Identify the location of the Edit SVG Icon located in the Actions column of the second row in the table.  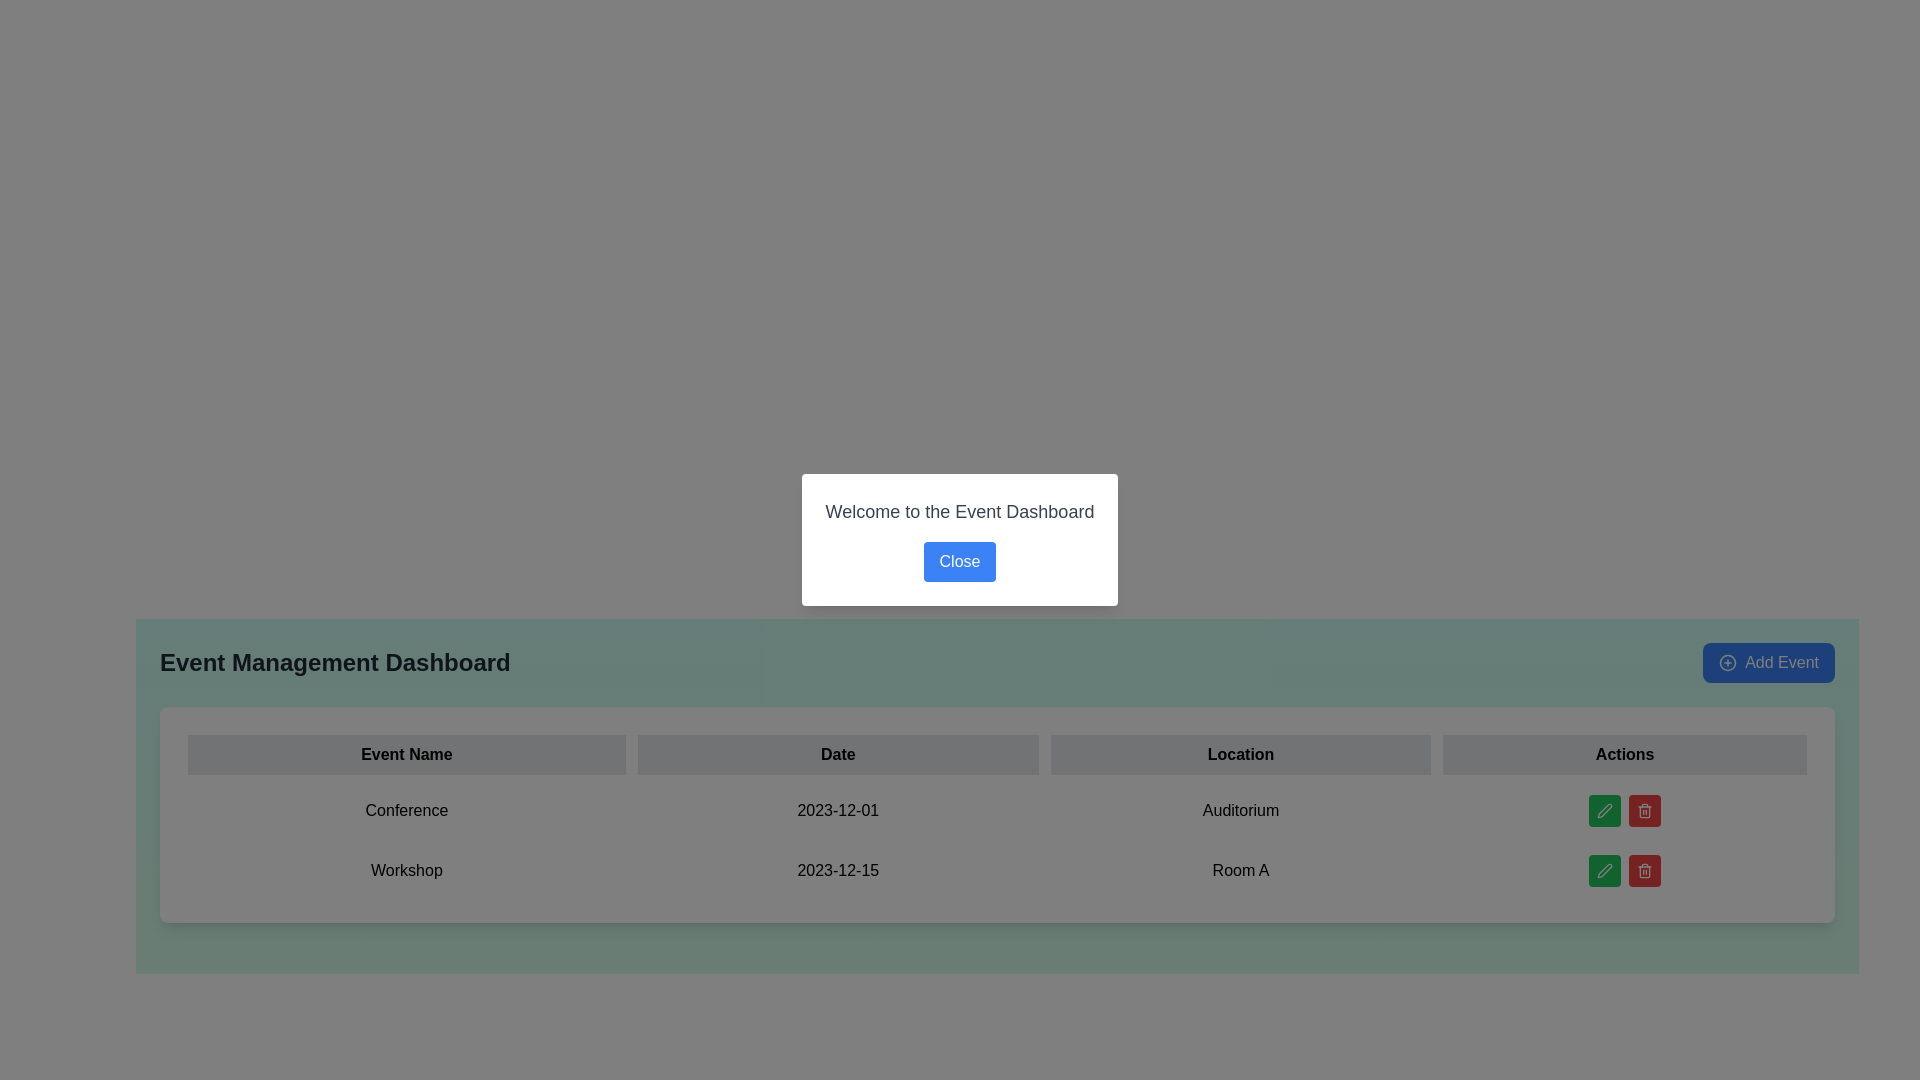
(1605, 810).